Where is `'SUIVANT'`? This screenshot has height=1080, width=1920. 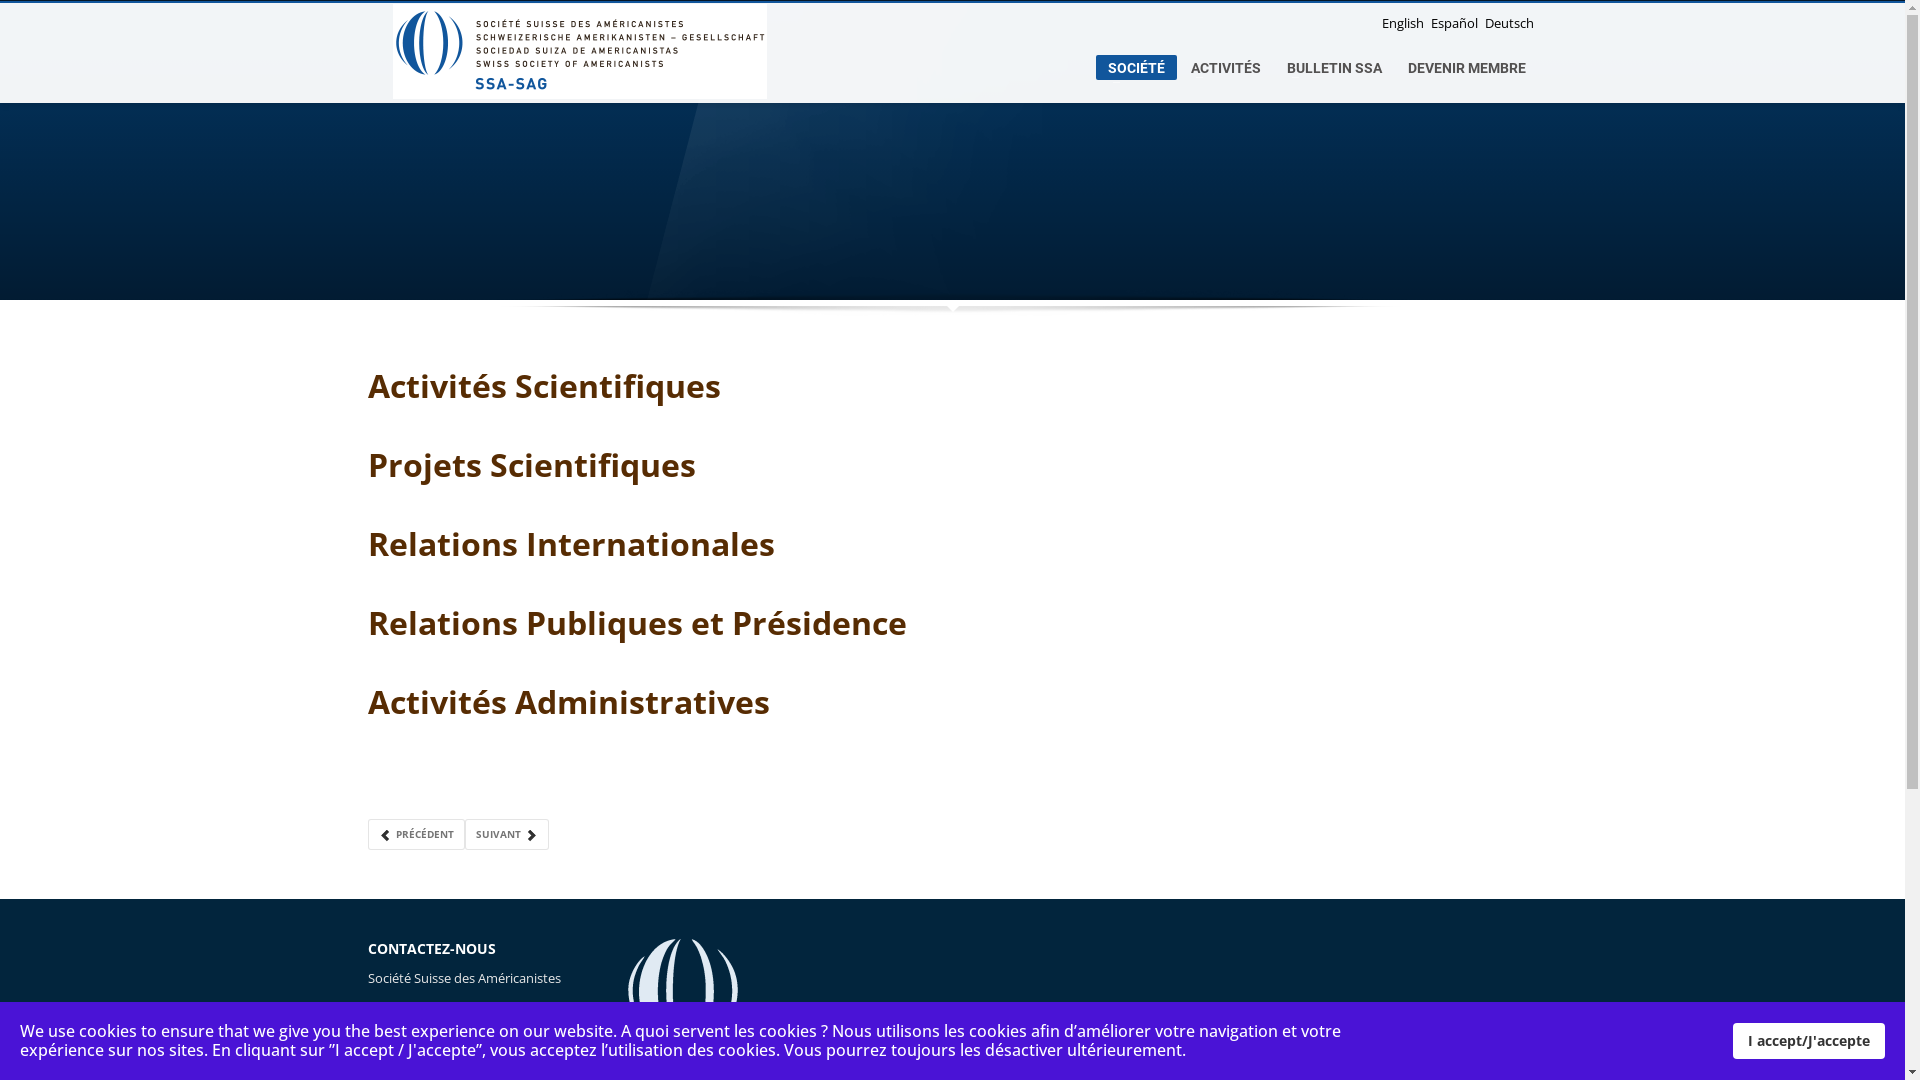
'SUIVANT' is located at coordinates (505, 834).